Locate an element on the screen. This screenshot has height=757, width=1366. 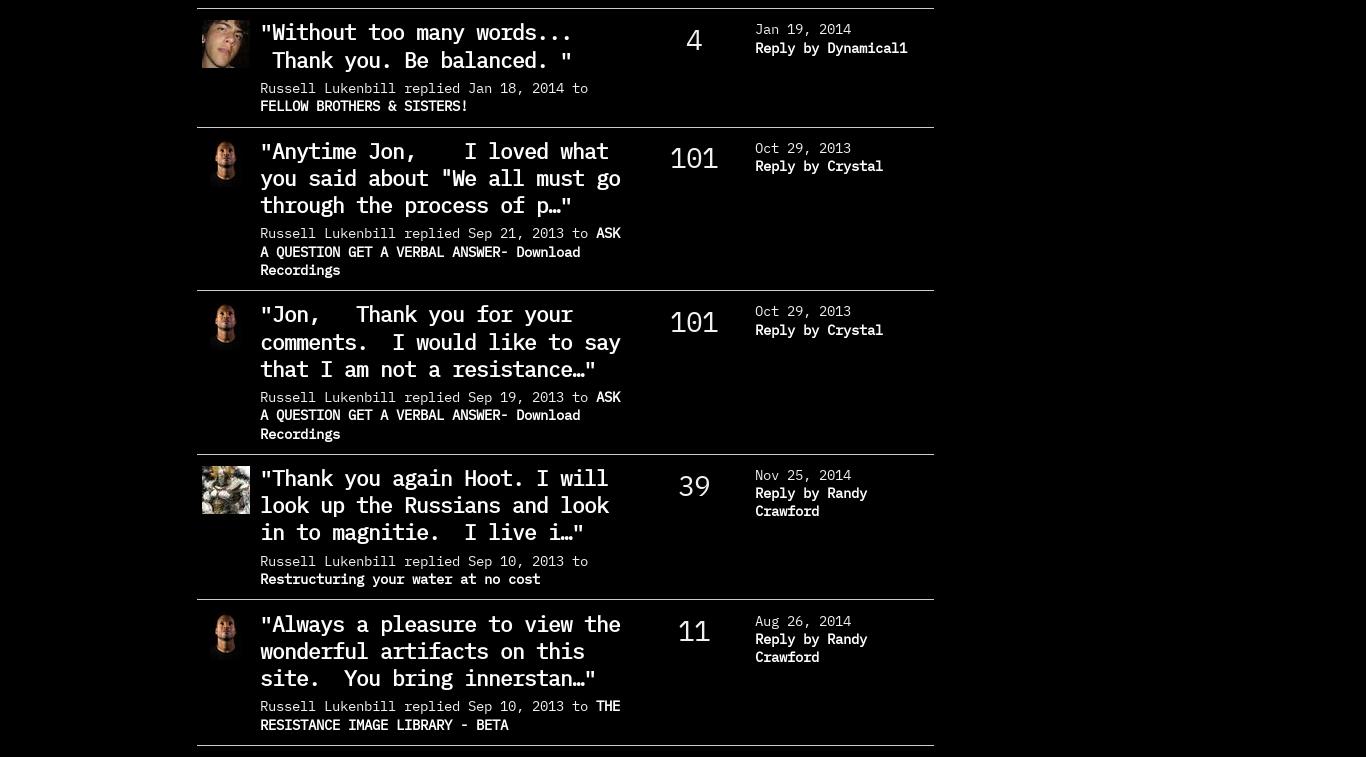
'Jon,
 
Thank you for your comments.  I would like to say that I am not a resistance…' is located at coordinates (438, 340).